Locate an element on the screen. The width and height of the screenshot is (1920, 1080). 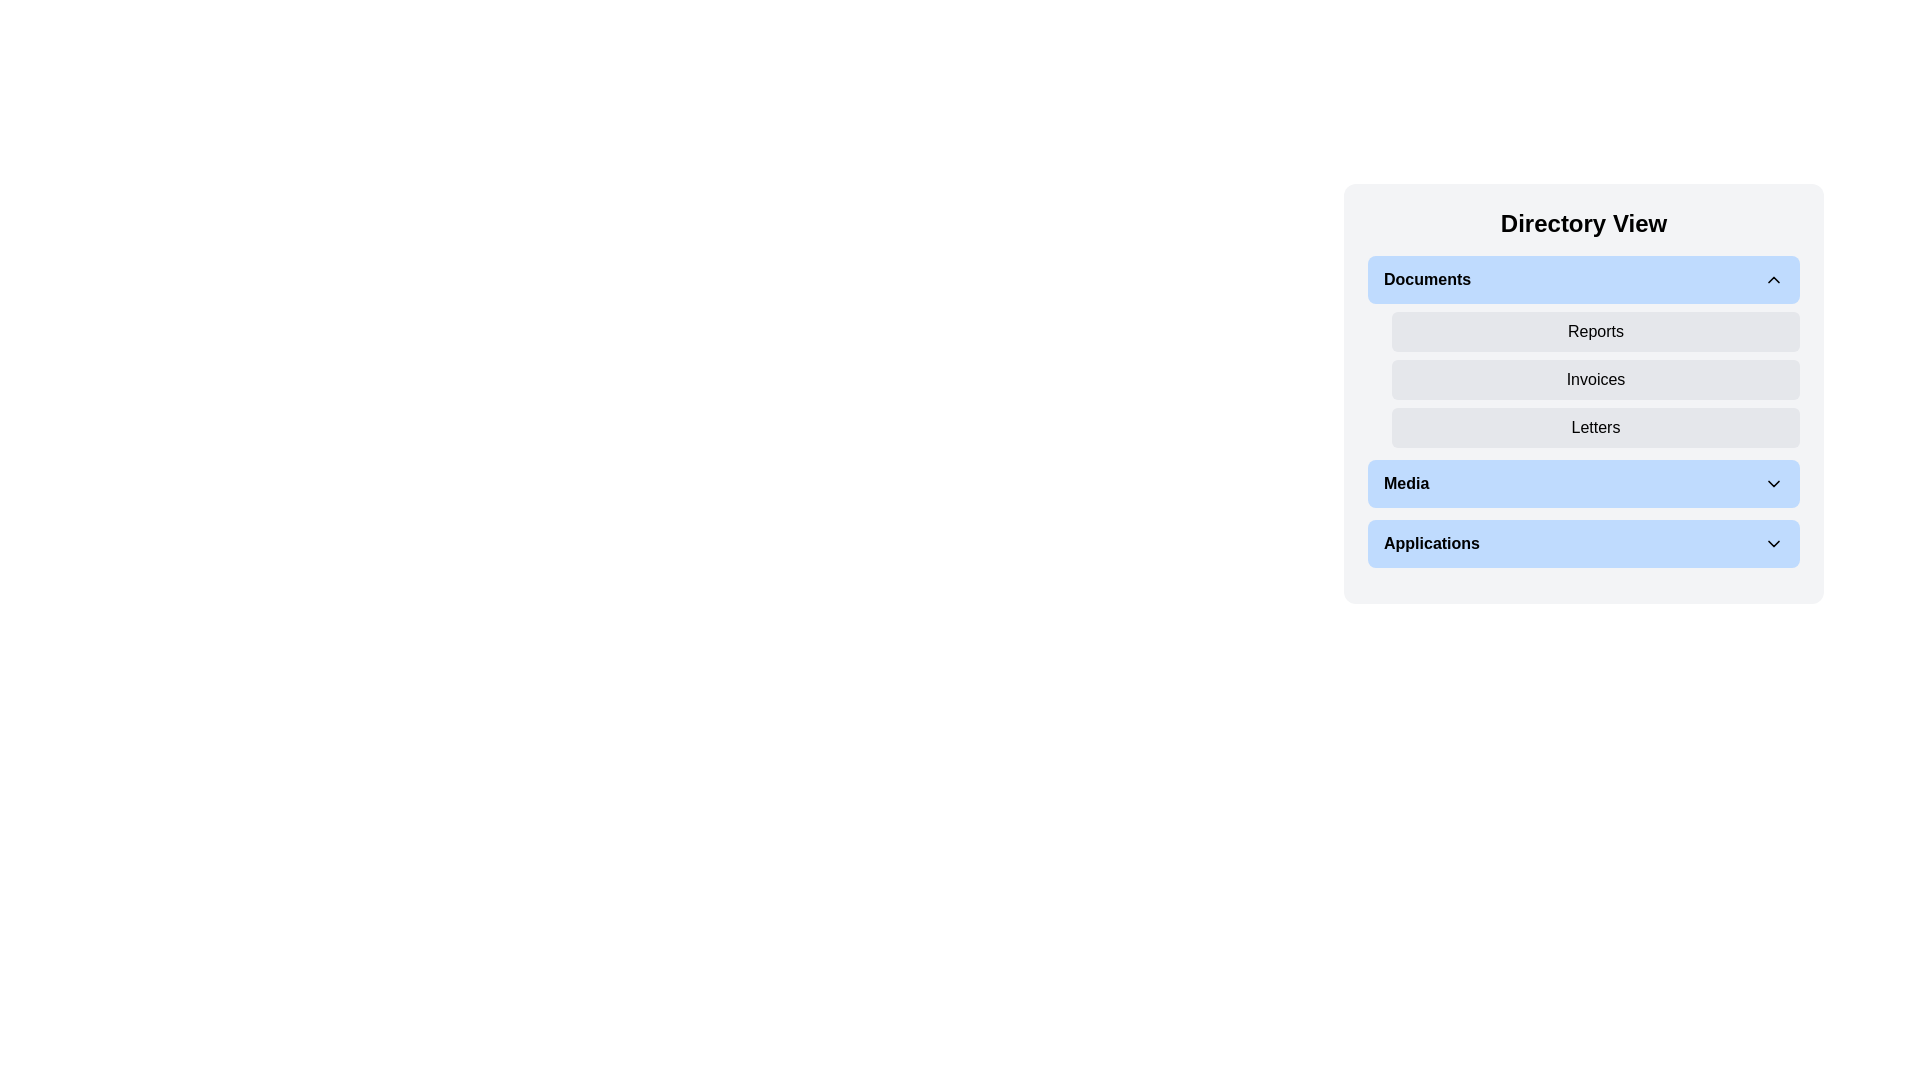
the 'Reports' button, which is a rectangular button with a light gray background and black text is located at coordinates (1595, 330).